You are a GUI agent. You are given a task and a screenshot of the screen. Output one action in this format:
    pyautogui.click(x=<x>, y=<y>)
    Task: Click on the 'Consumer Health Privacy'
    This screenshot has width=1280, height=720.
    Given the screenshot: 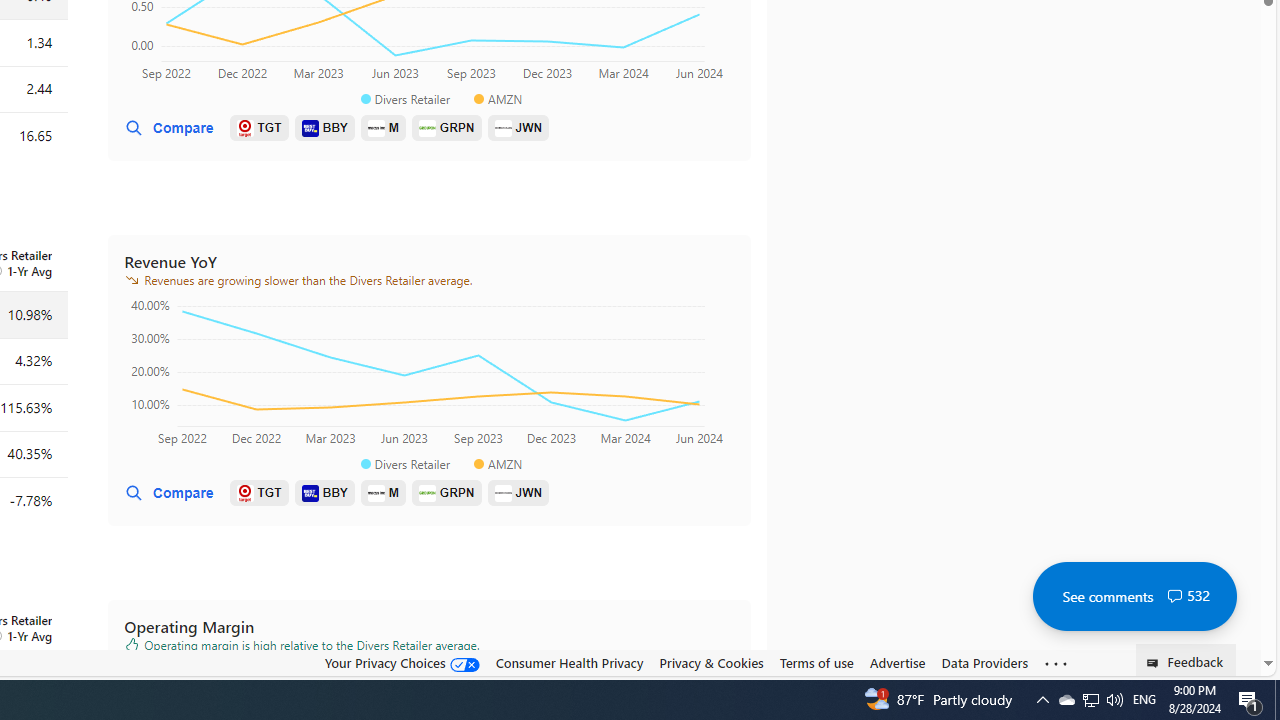 What is the action you would take?
    pyautogui.click(x=568, y=663)
    